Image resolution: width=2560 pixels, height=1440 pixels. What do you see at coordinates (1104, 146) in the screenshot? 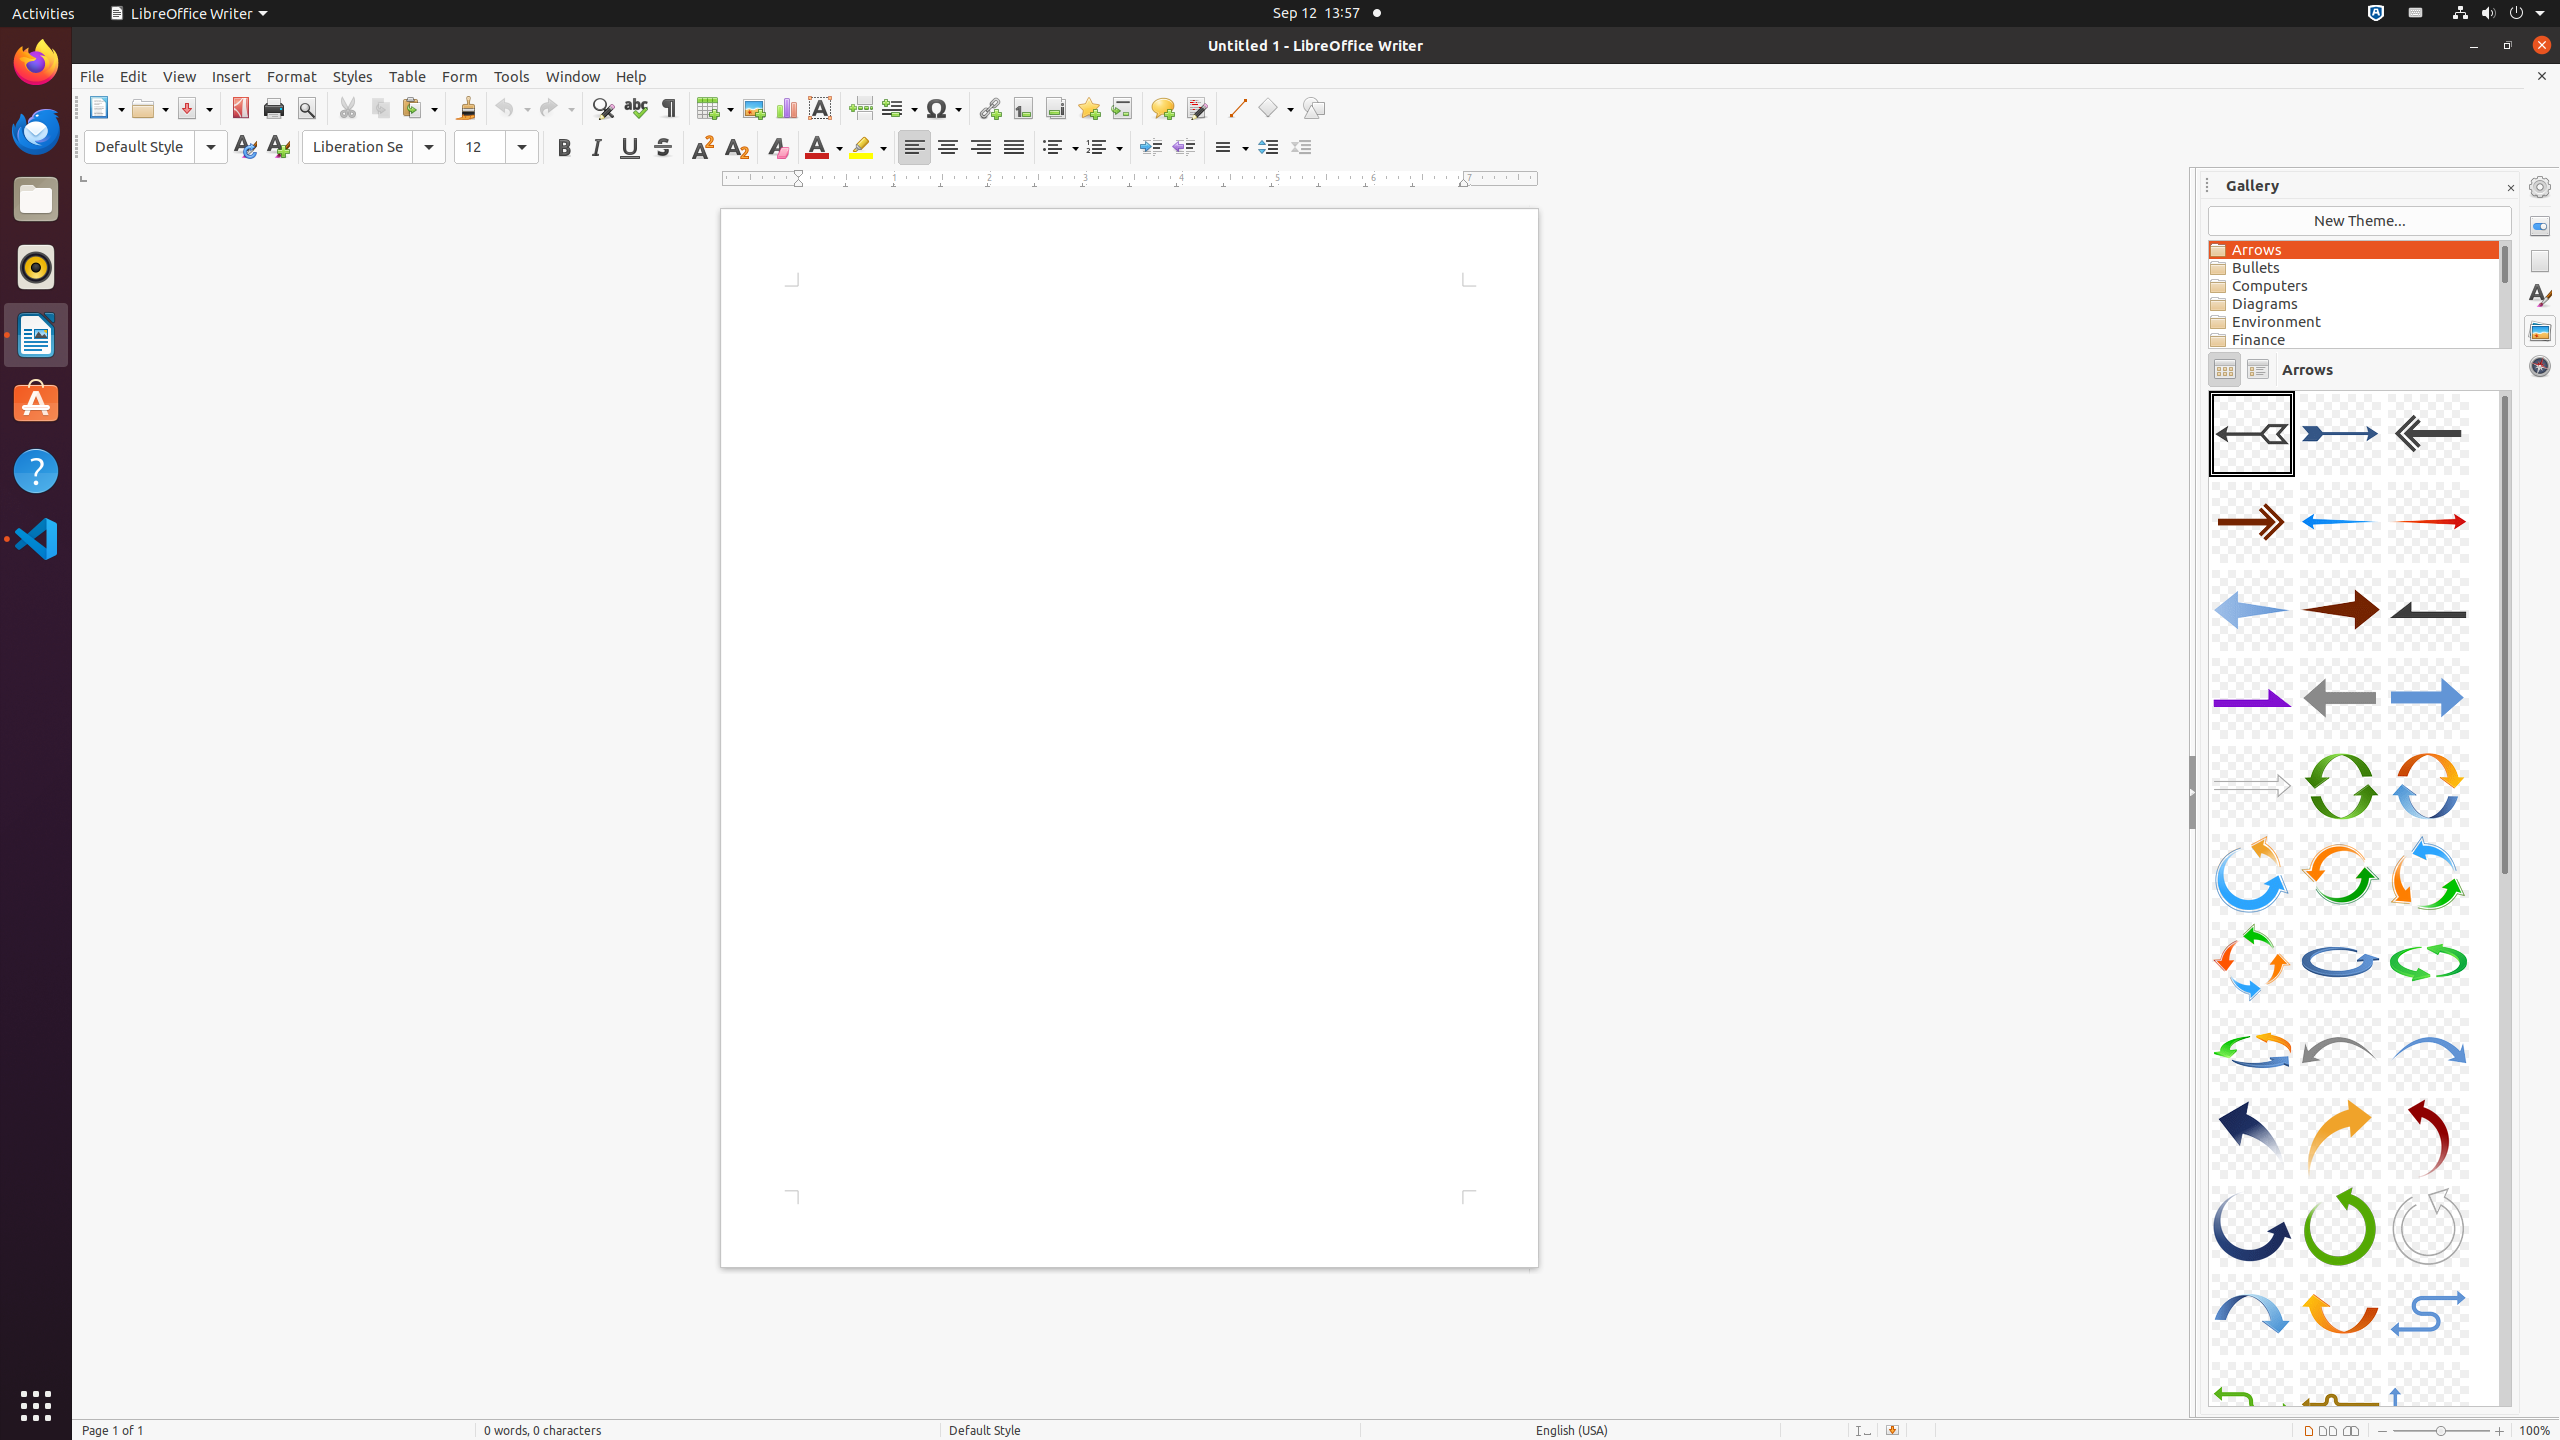
I see `'Numbering'` at bounding box center [1104, 146].